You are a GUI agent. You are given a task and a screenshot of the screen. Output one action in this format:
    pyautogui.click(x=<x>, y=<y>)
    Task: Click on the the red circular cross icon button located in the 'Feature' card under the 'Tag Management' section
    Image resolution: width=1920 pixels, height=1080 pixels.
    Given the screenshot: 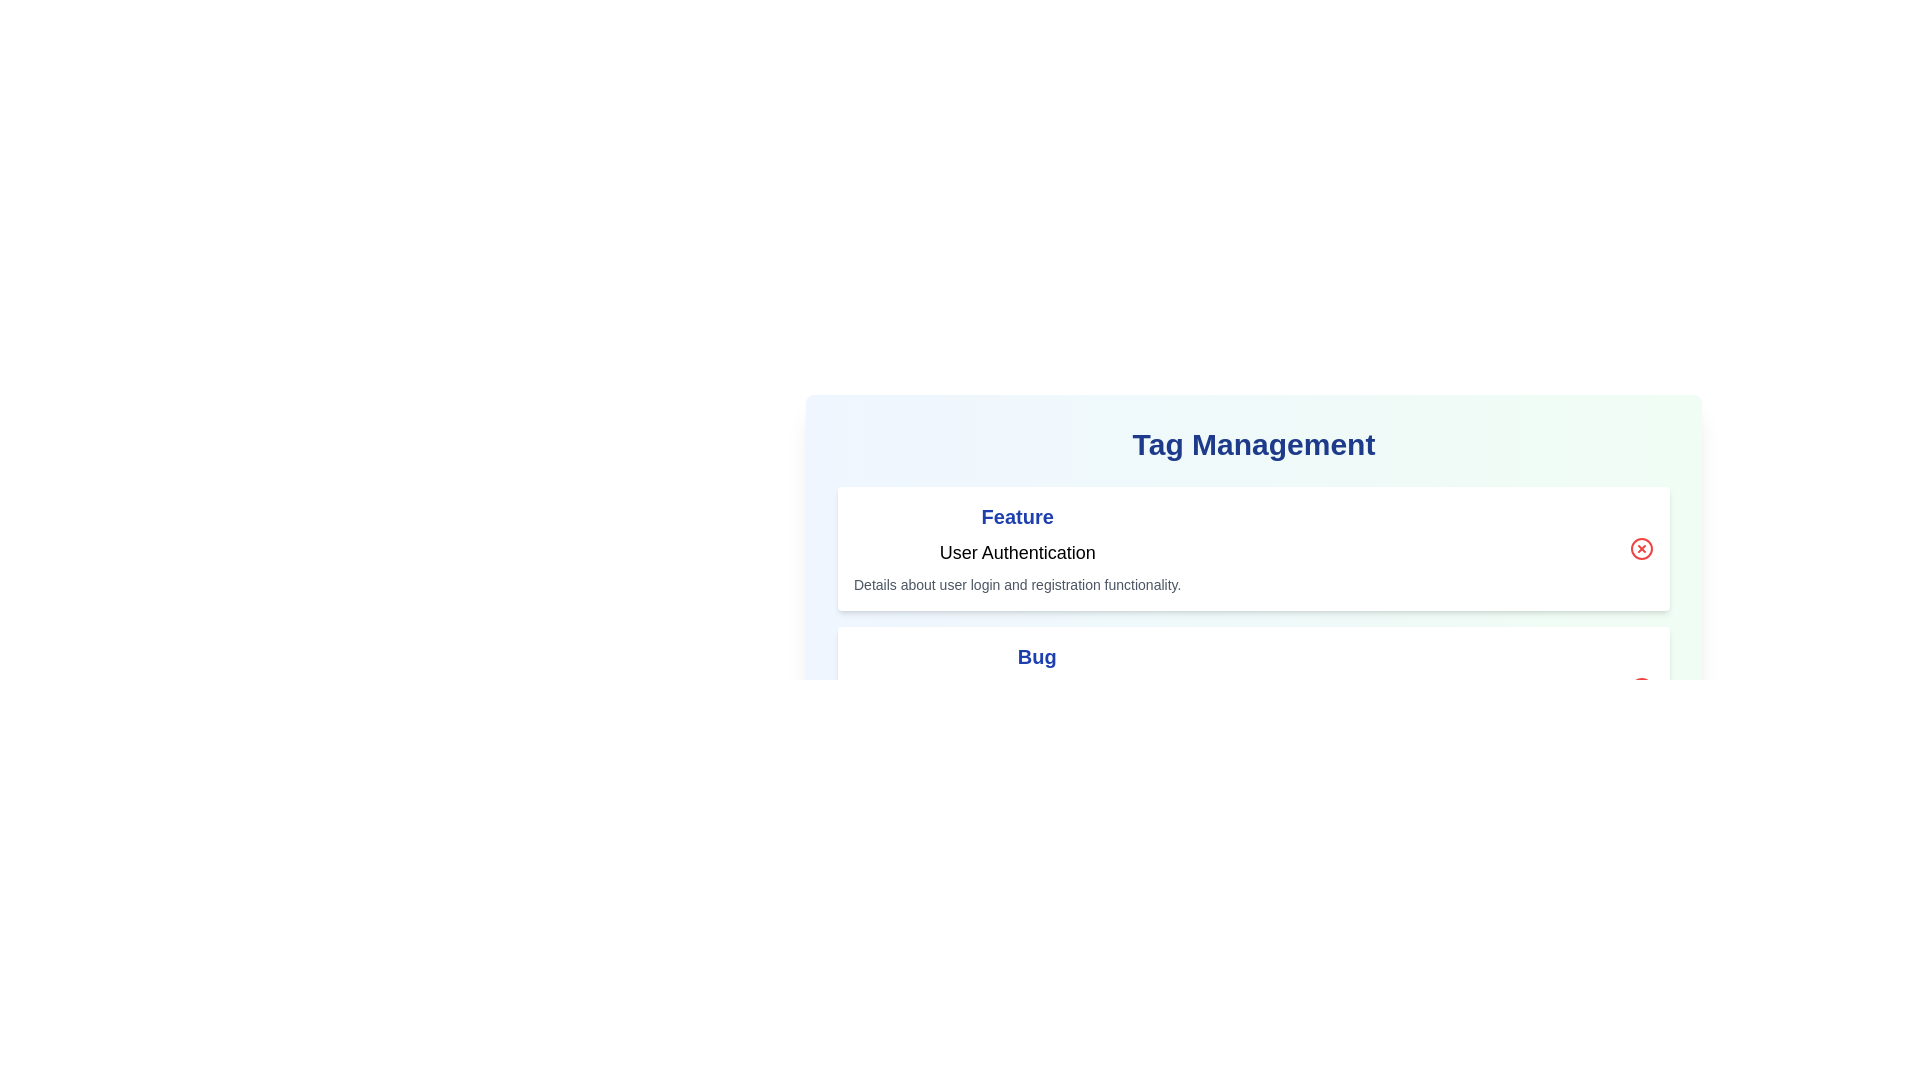 What is the action you would take?
    pyautogui.click(x=1641, y=548)
    